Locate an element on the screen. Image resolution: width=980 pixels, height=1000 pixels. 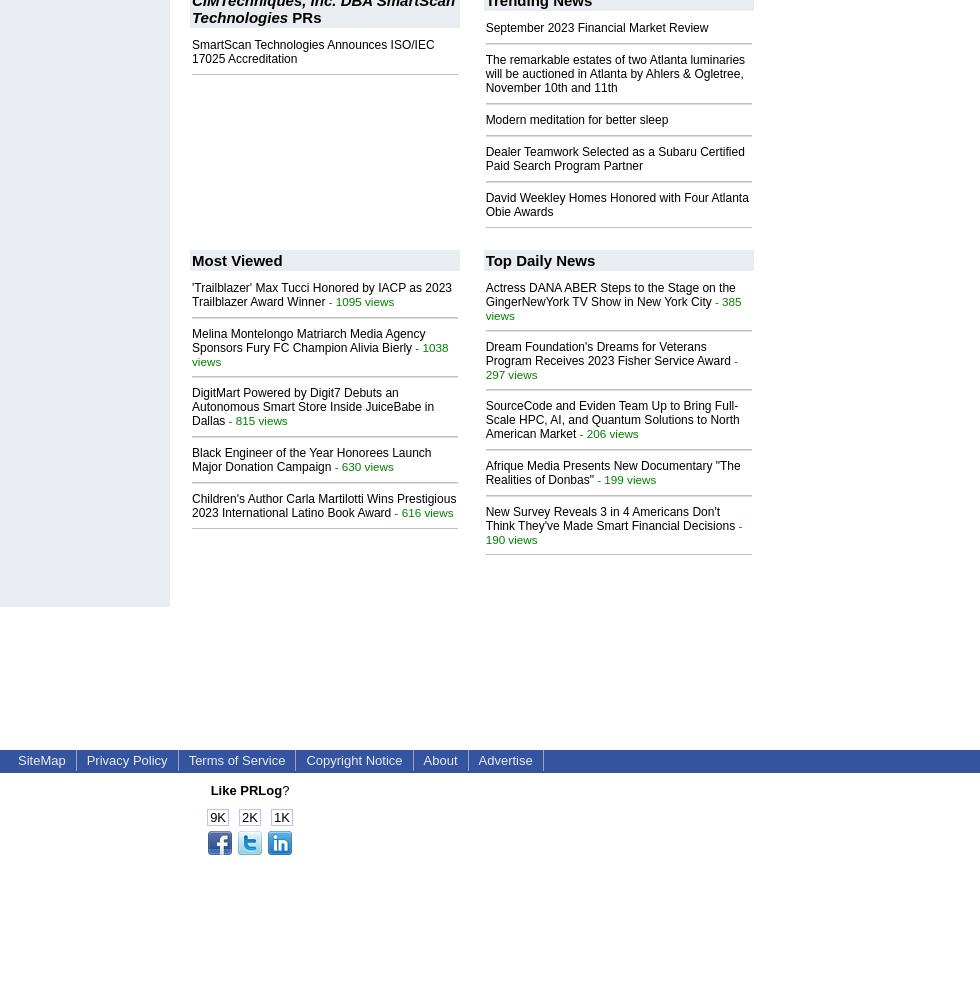
'Melina Montelongo Matriarch Media Agency Sponsors Fury FC Champion Alivia Bierly' is located at coordinates (191, 339).